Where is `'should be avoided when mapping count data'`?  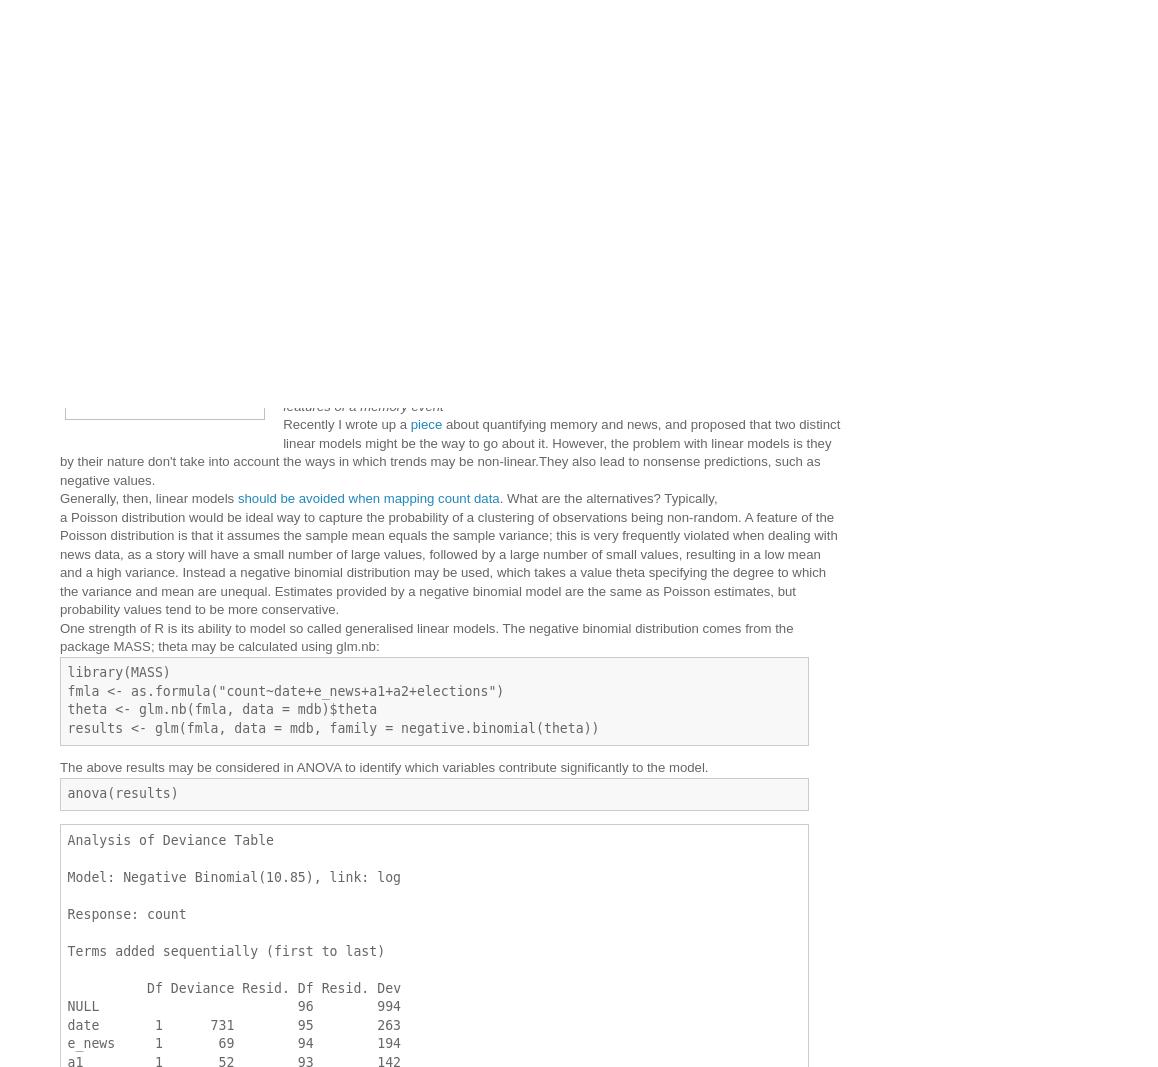 'should be avoided when mapping count data' is located at coordinates (367, 497).